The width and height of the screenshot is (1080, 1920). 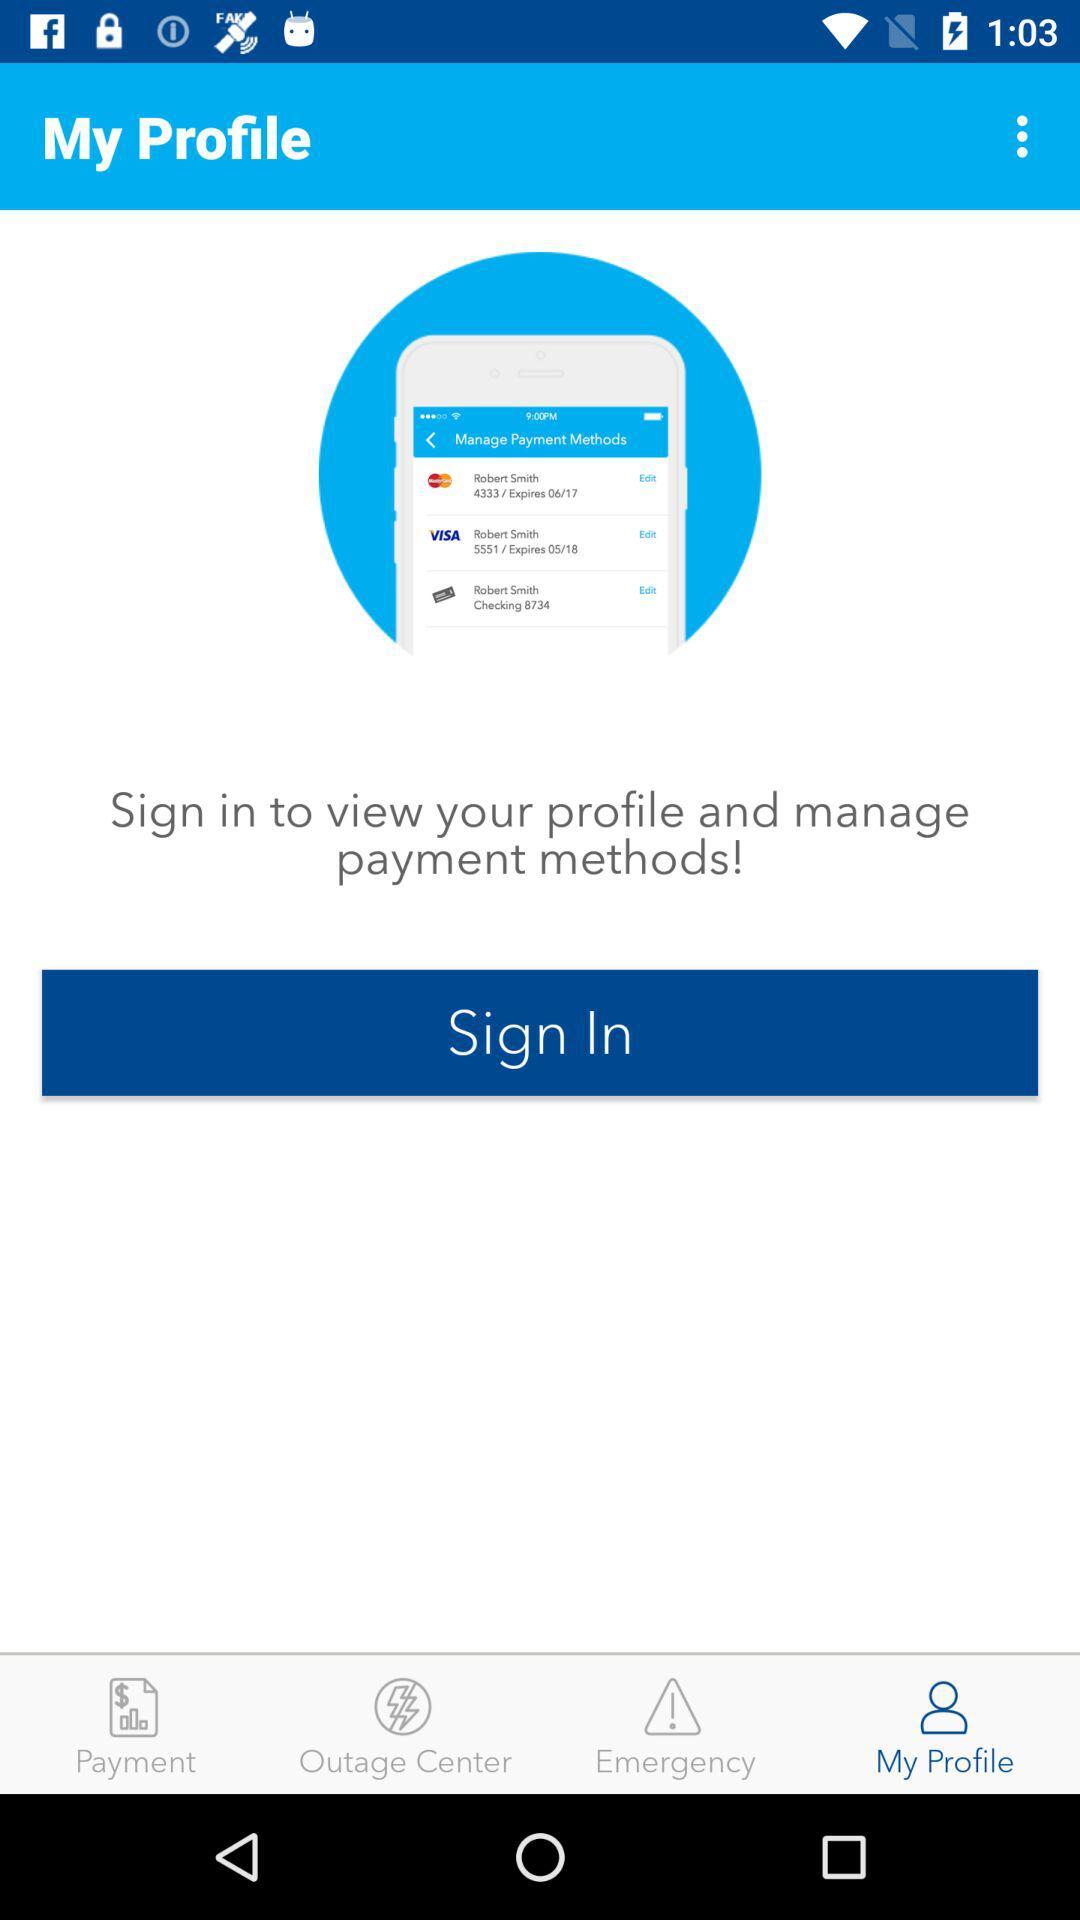 What do you see at coordinates (675, 1723) in the screenshot?
I see `the icon next to the outage center icon` at bounding box center [675, 1723].